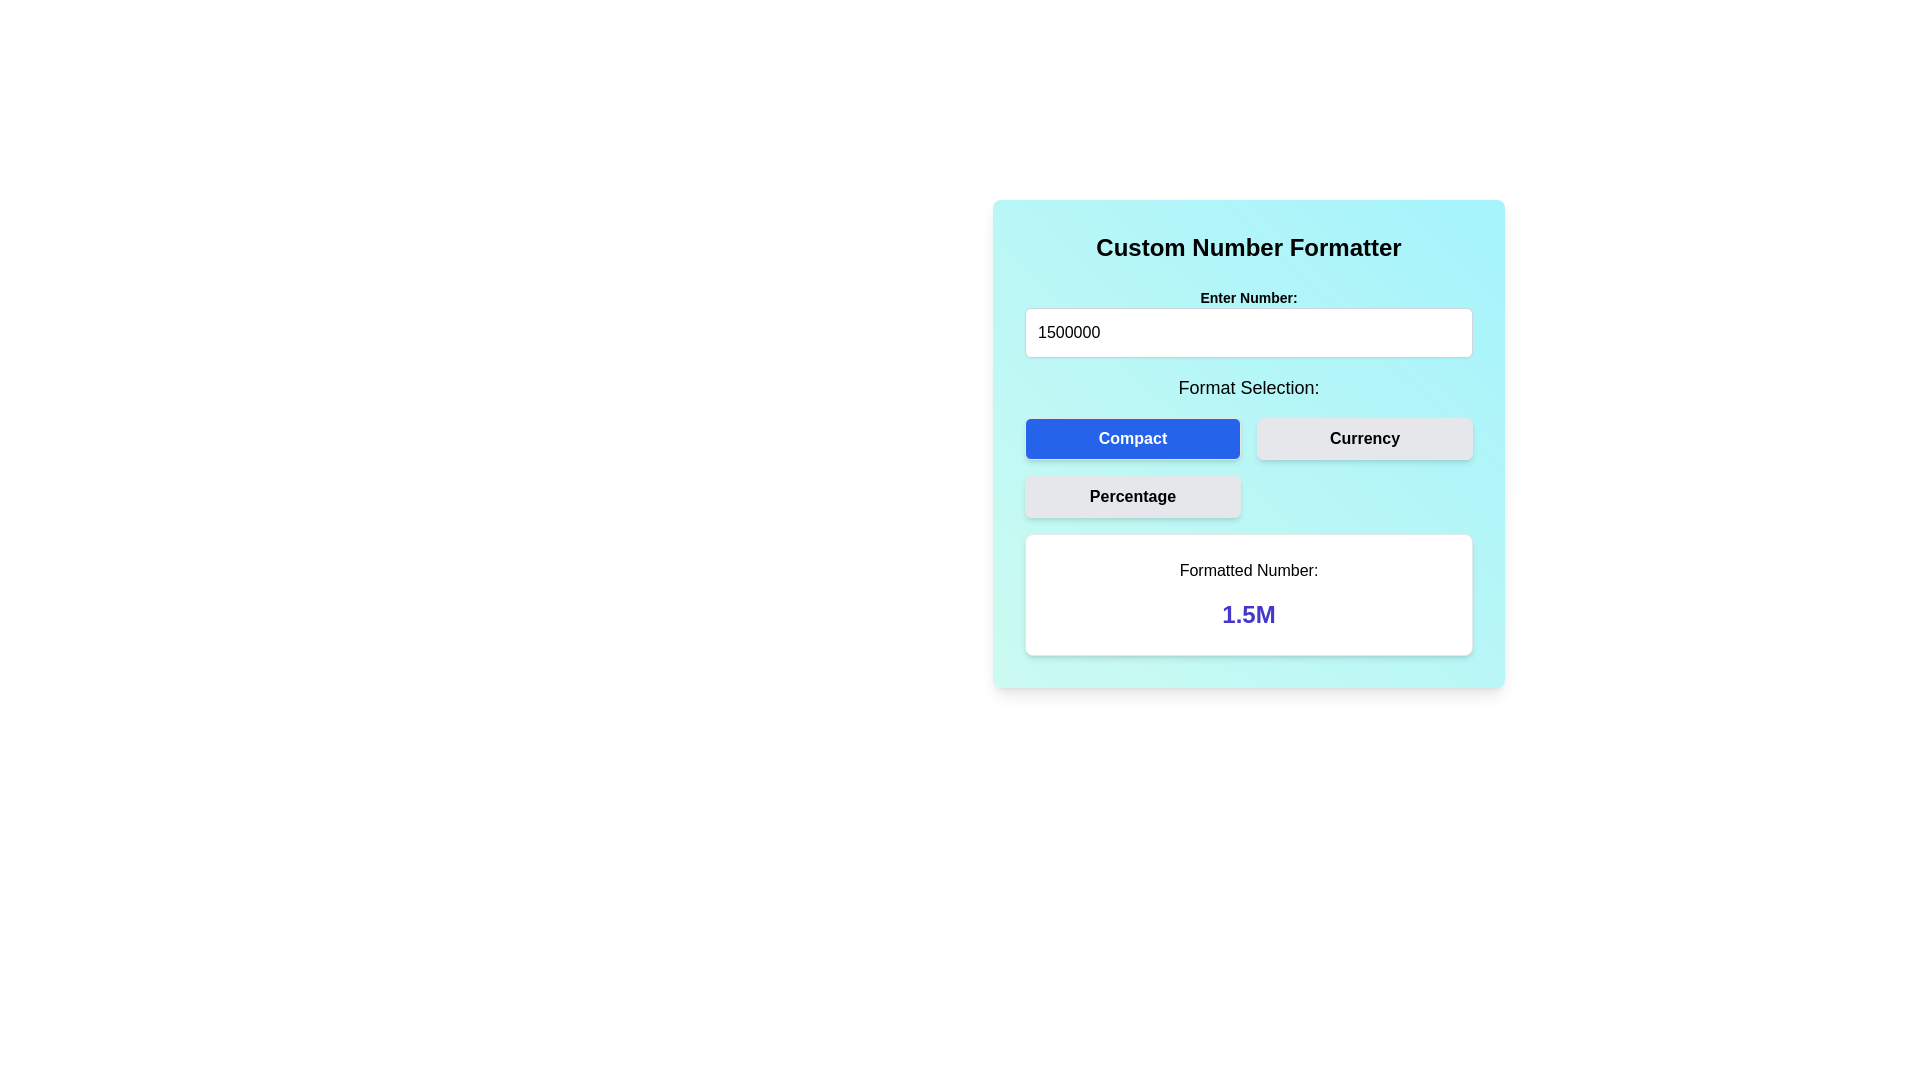 Image resolution: width=1920 pixels, height=1080 pixels. I want to click on the 'Compact' button with a deep blue background and white text, so click(1247, 442).